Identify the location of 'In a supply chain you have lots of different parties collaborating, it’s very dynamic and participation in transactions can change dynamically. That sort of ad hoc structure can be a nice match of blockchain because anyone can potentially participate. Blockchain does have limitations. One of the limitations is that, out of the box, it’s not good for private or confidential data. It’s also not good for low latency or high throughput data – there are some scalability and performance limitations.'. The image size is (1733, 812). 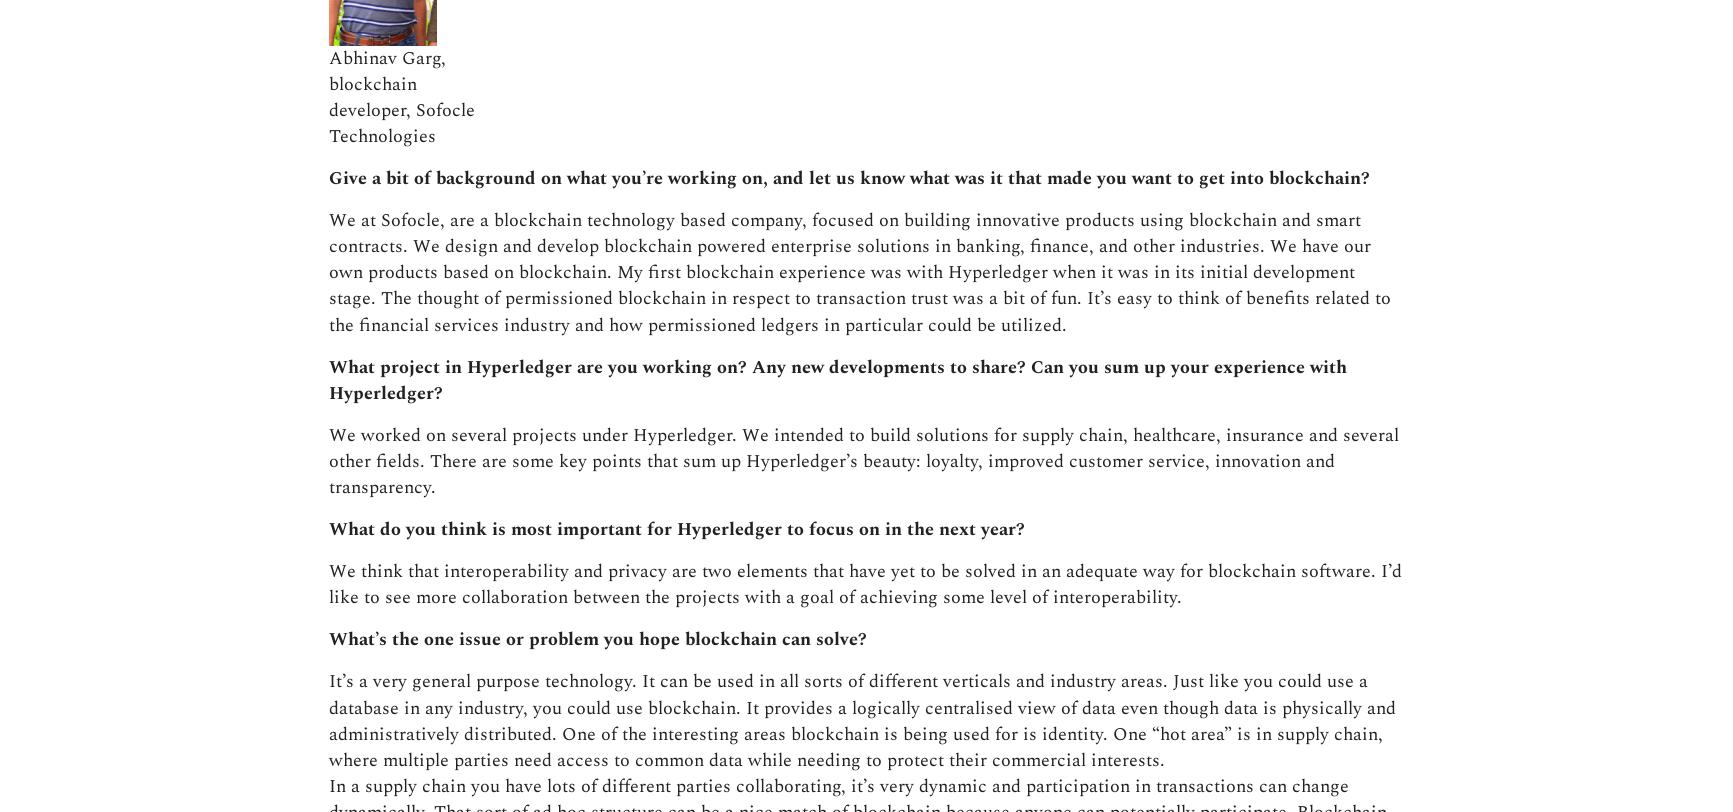
(863, 406).